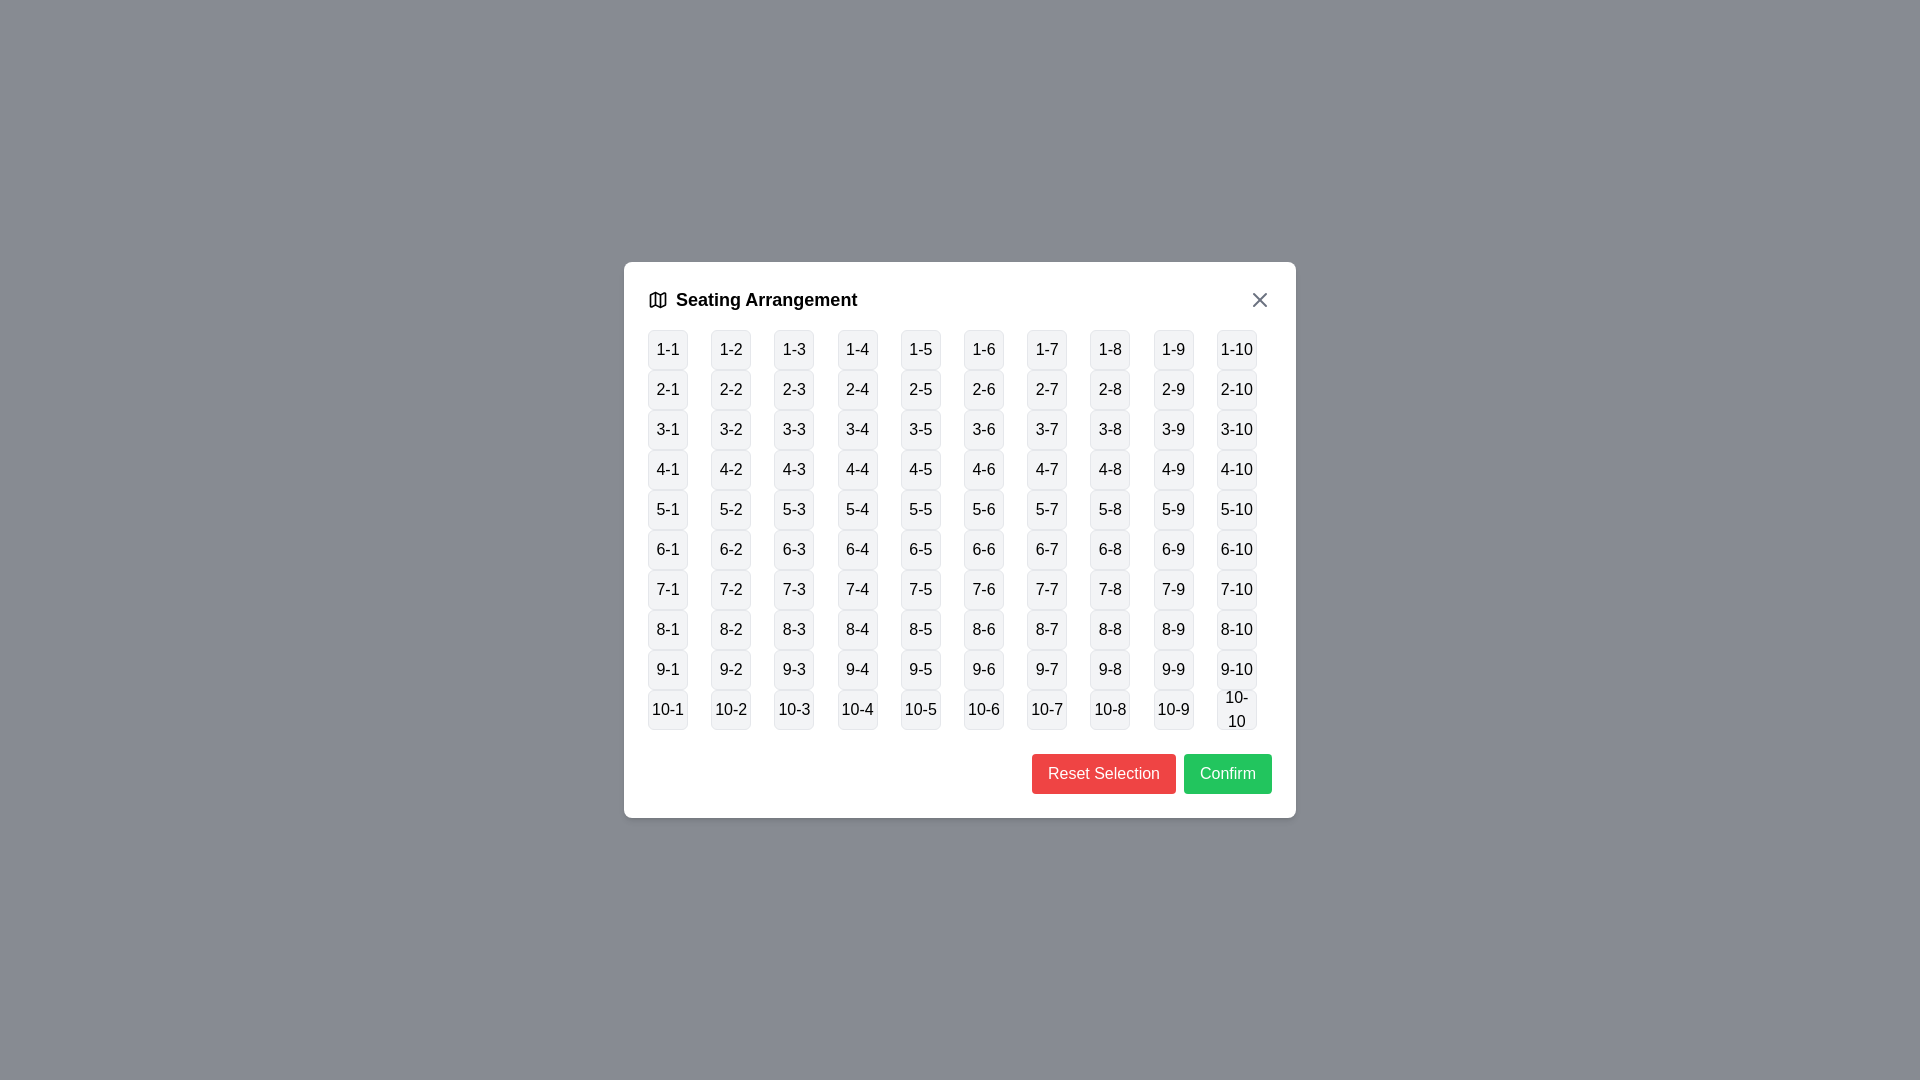 Image resolution: width=1920 pixels, height=1080 pixels. What do you see at coordinates (1103, 773) in the screenshot?
I see `the 'Reset Selection' button to reset the seating selection` at bounding box center [1103, 773].